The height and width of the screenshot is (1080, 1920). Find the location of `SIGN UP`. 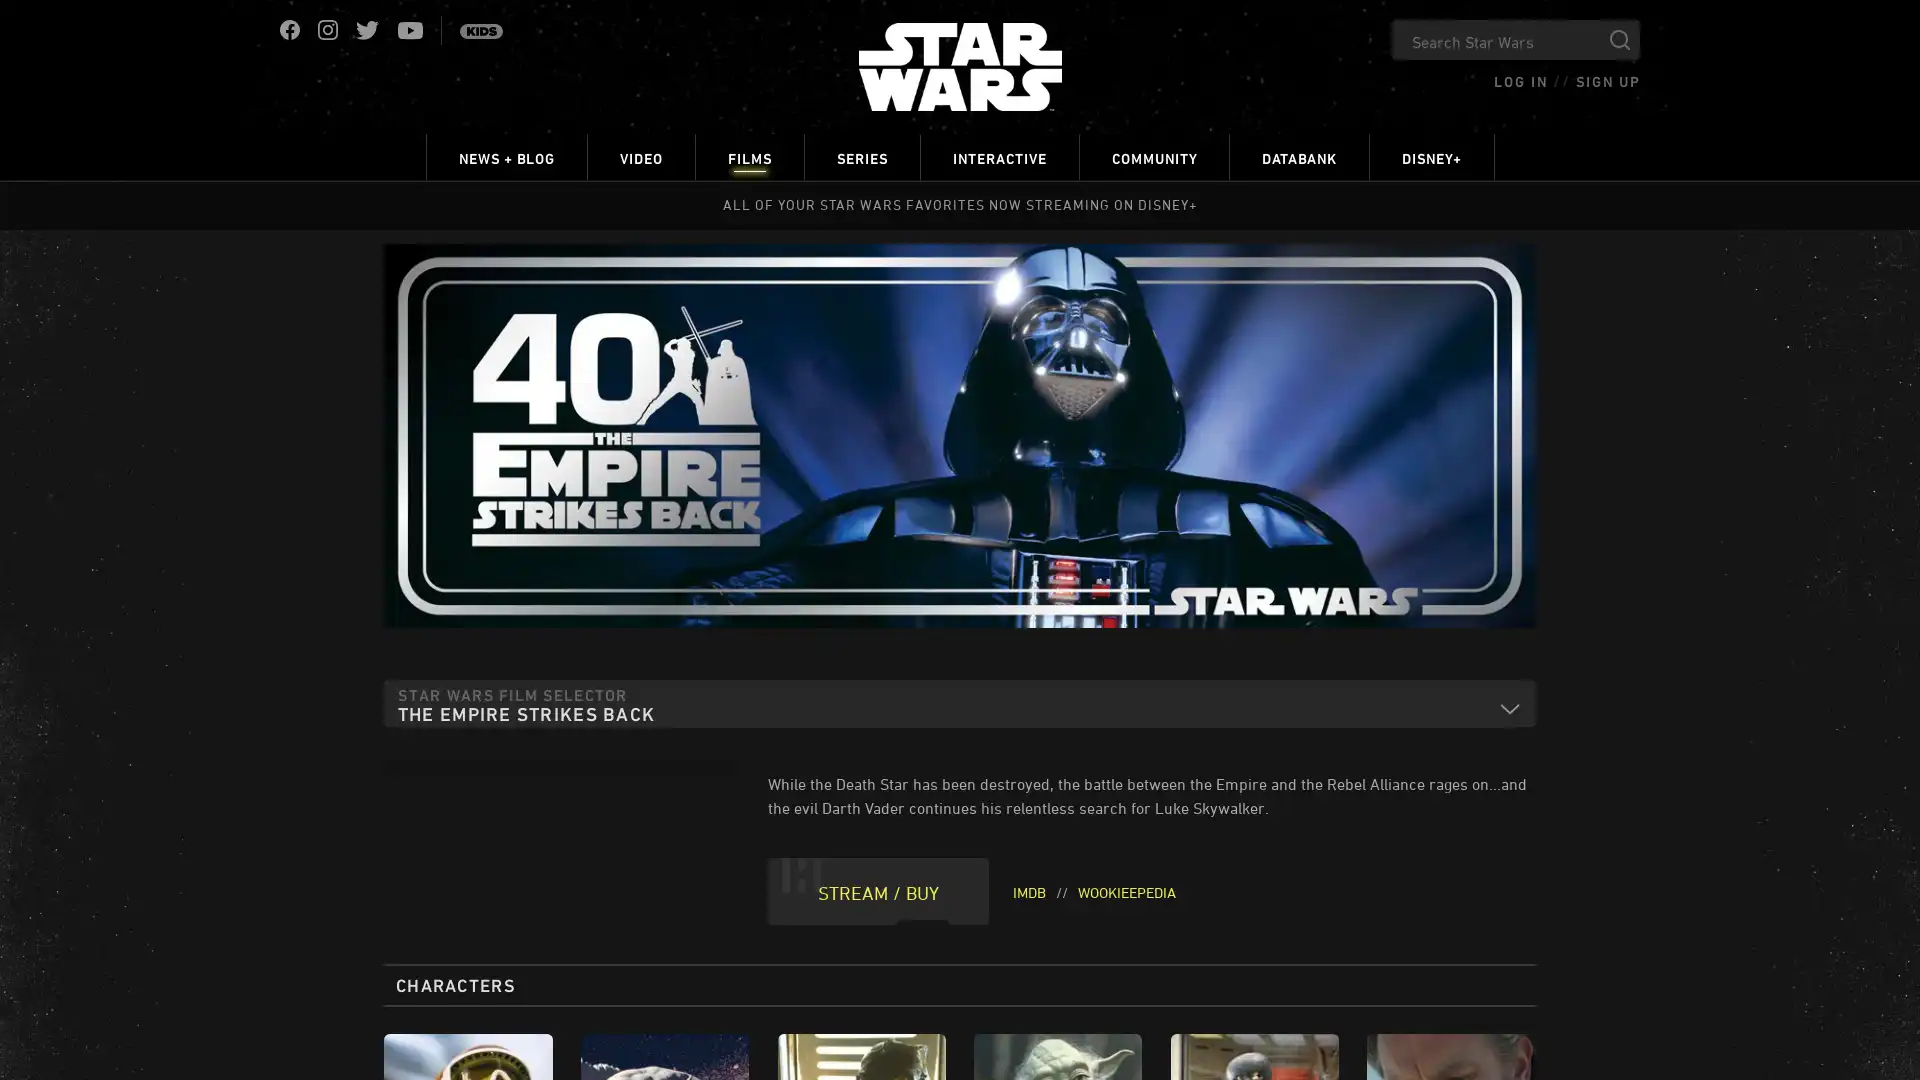

SIGN UP is located at coordinates (1608, 80).